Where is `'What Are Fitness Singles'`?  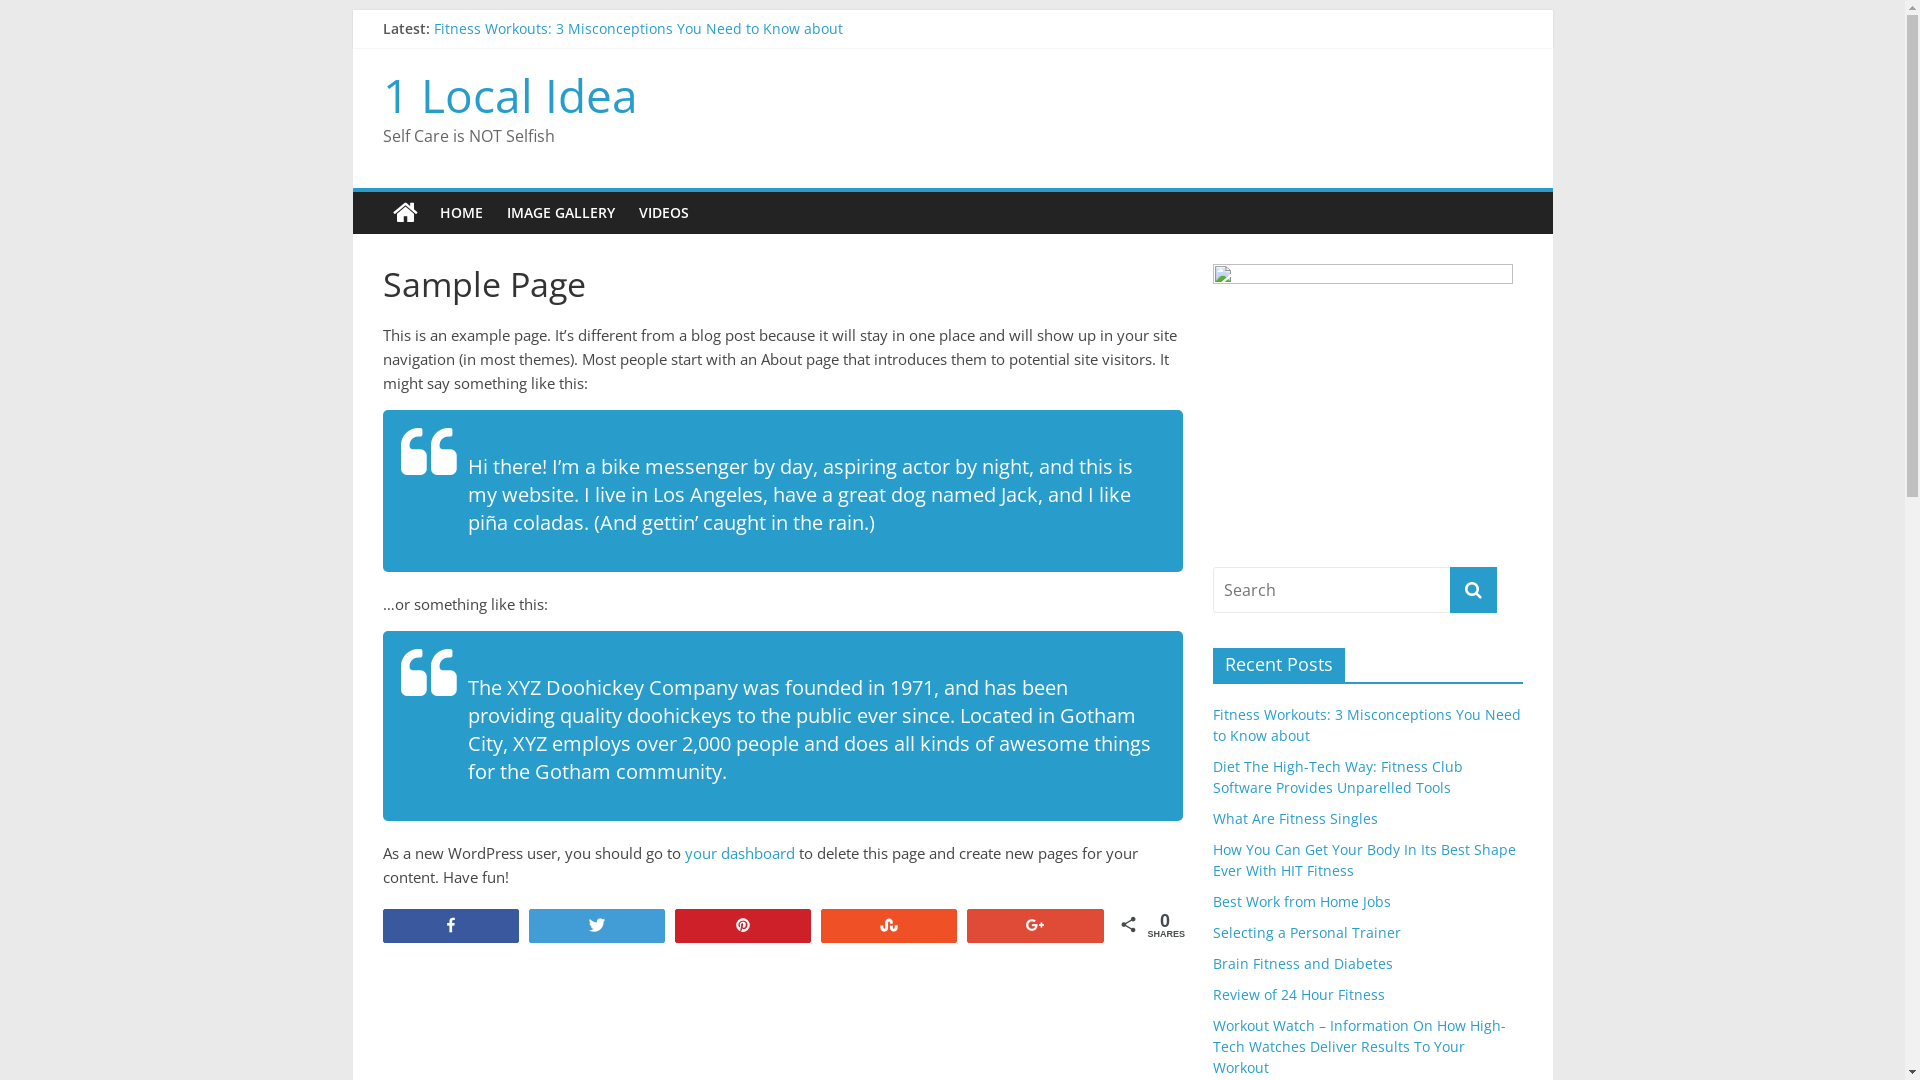
'What Are Fitness Singles' is located at coordinates (516, 72).